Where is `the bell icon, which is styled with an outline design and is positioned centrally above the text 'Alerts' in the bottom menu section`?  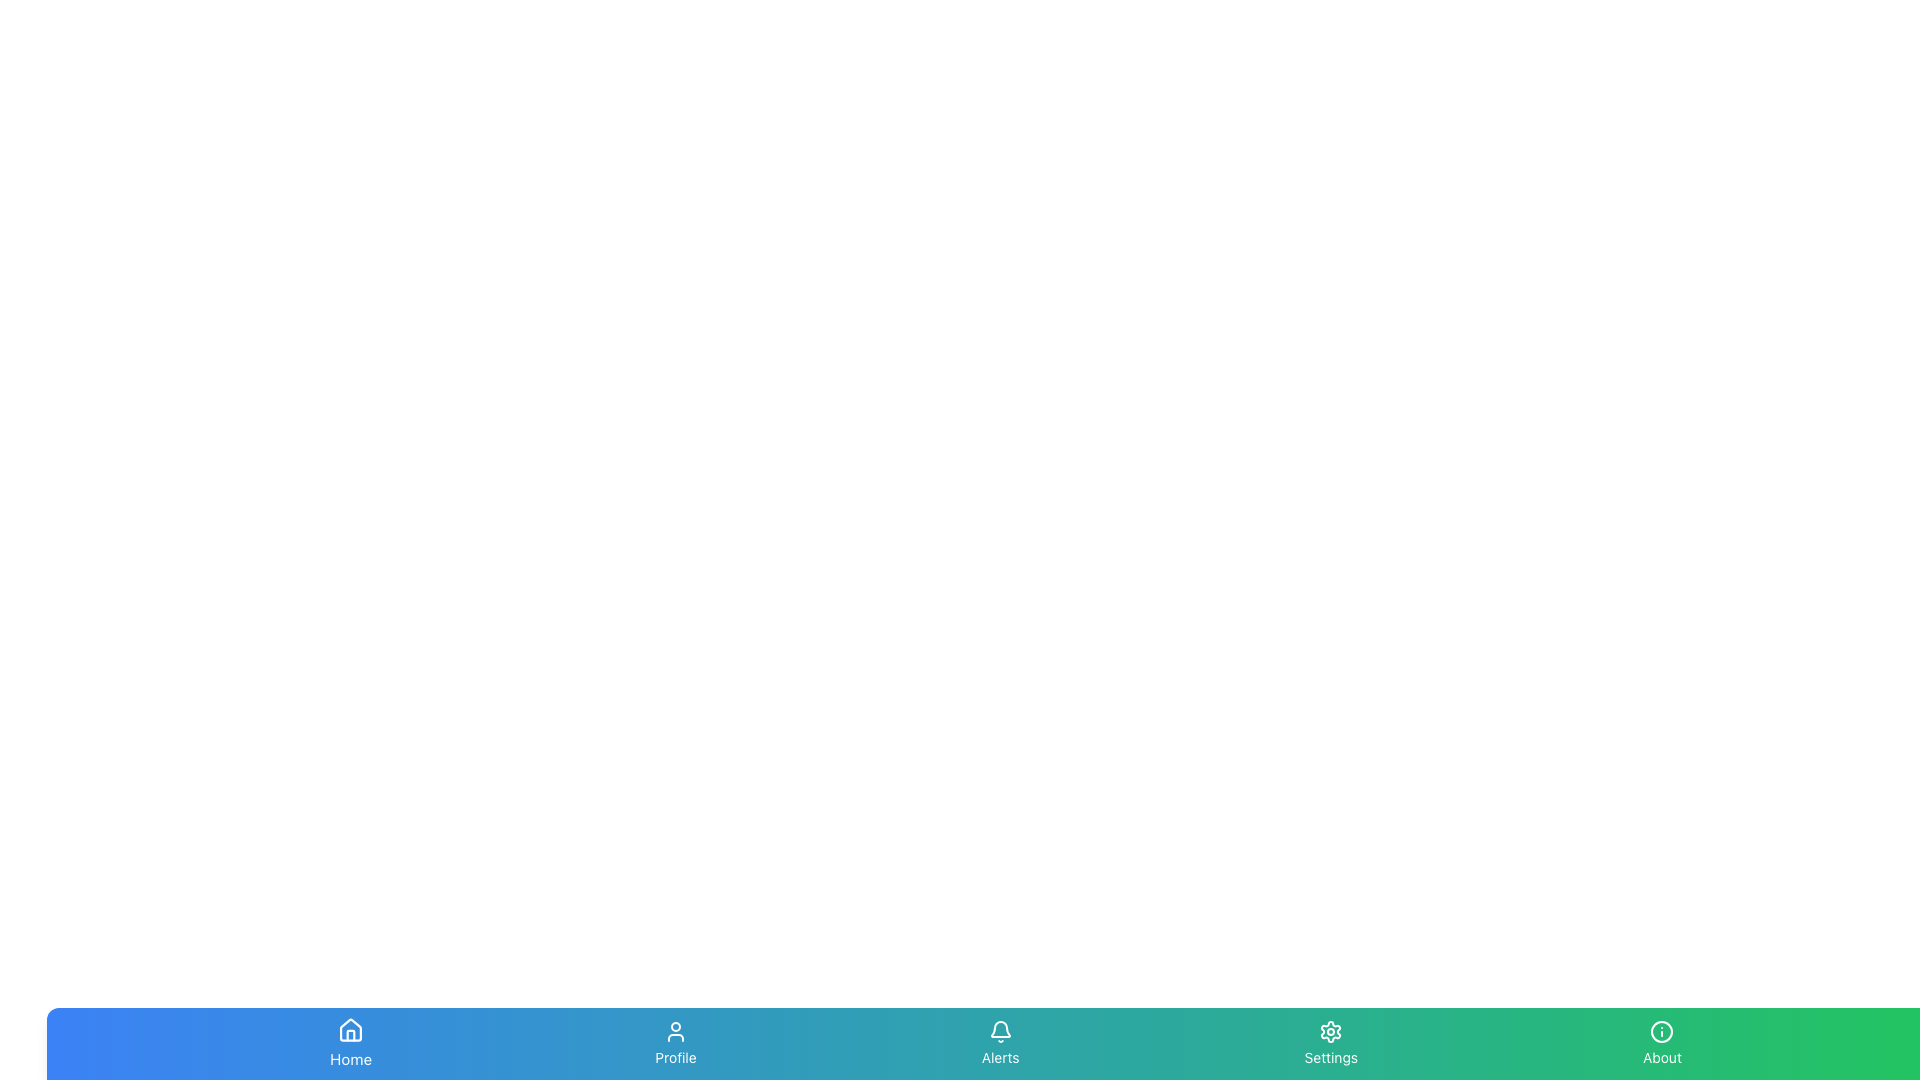 the bell icon, which is styled with an outline design and is positioned centrally above the text 'Alerts' in the bottom menu section is located at coordinates (1000, 1032).